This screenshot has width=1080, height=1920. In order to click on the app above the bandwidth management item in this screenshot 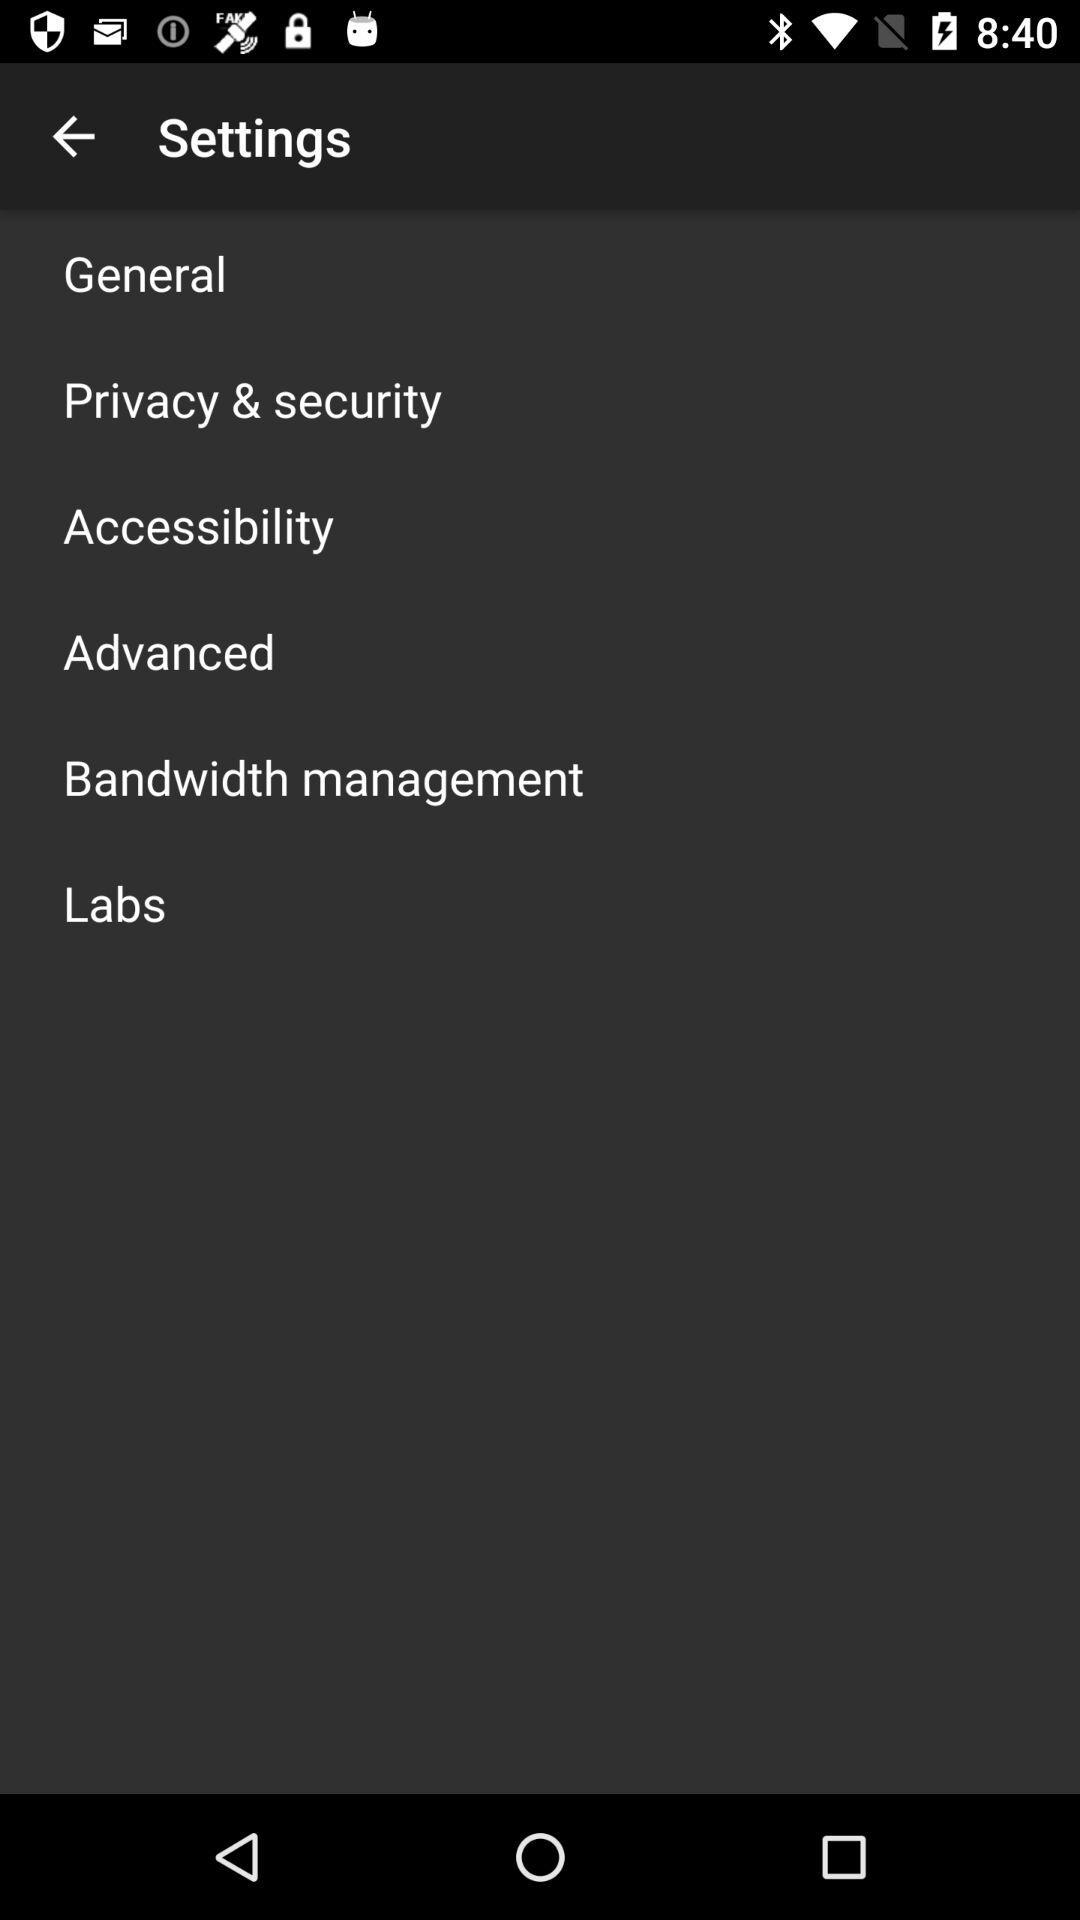, I will do `click(168, 651)`.